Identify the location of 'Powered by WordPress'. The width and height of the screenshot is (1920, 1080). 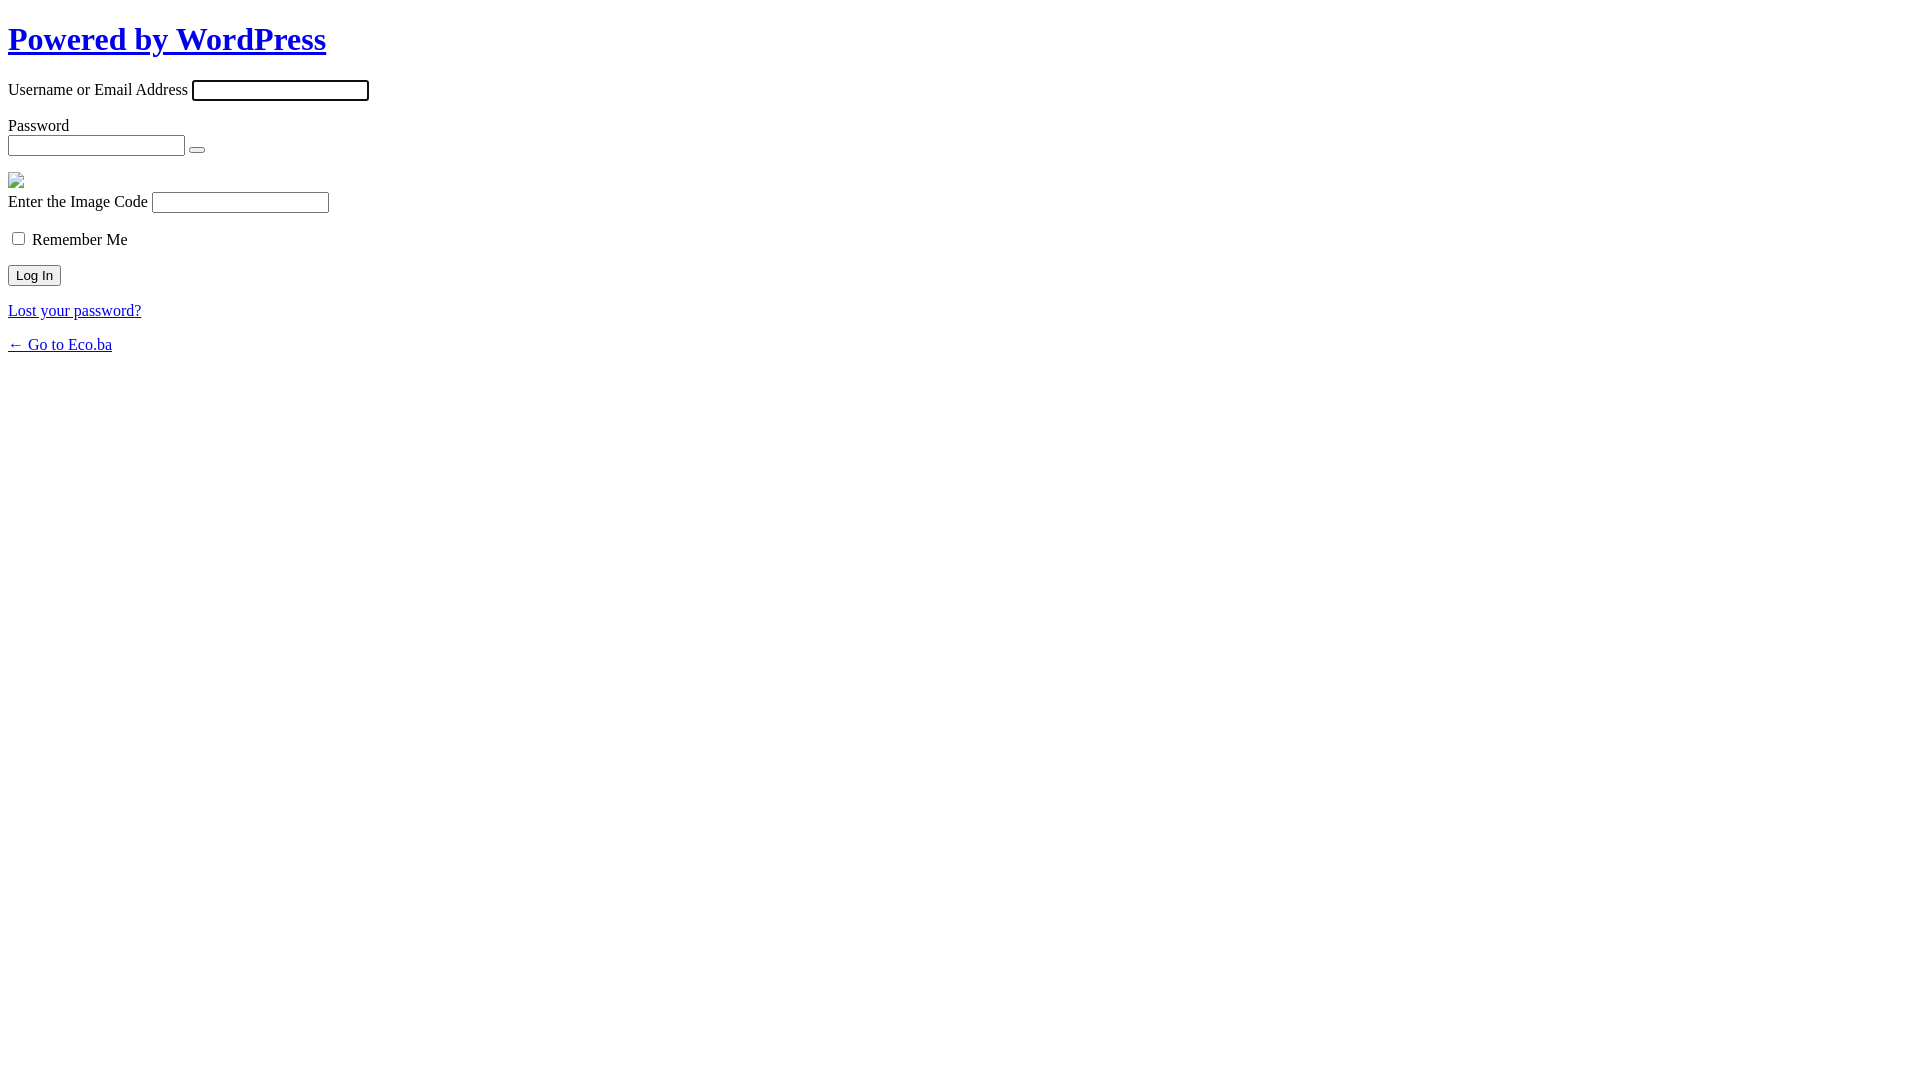
(8, 38).